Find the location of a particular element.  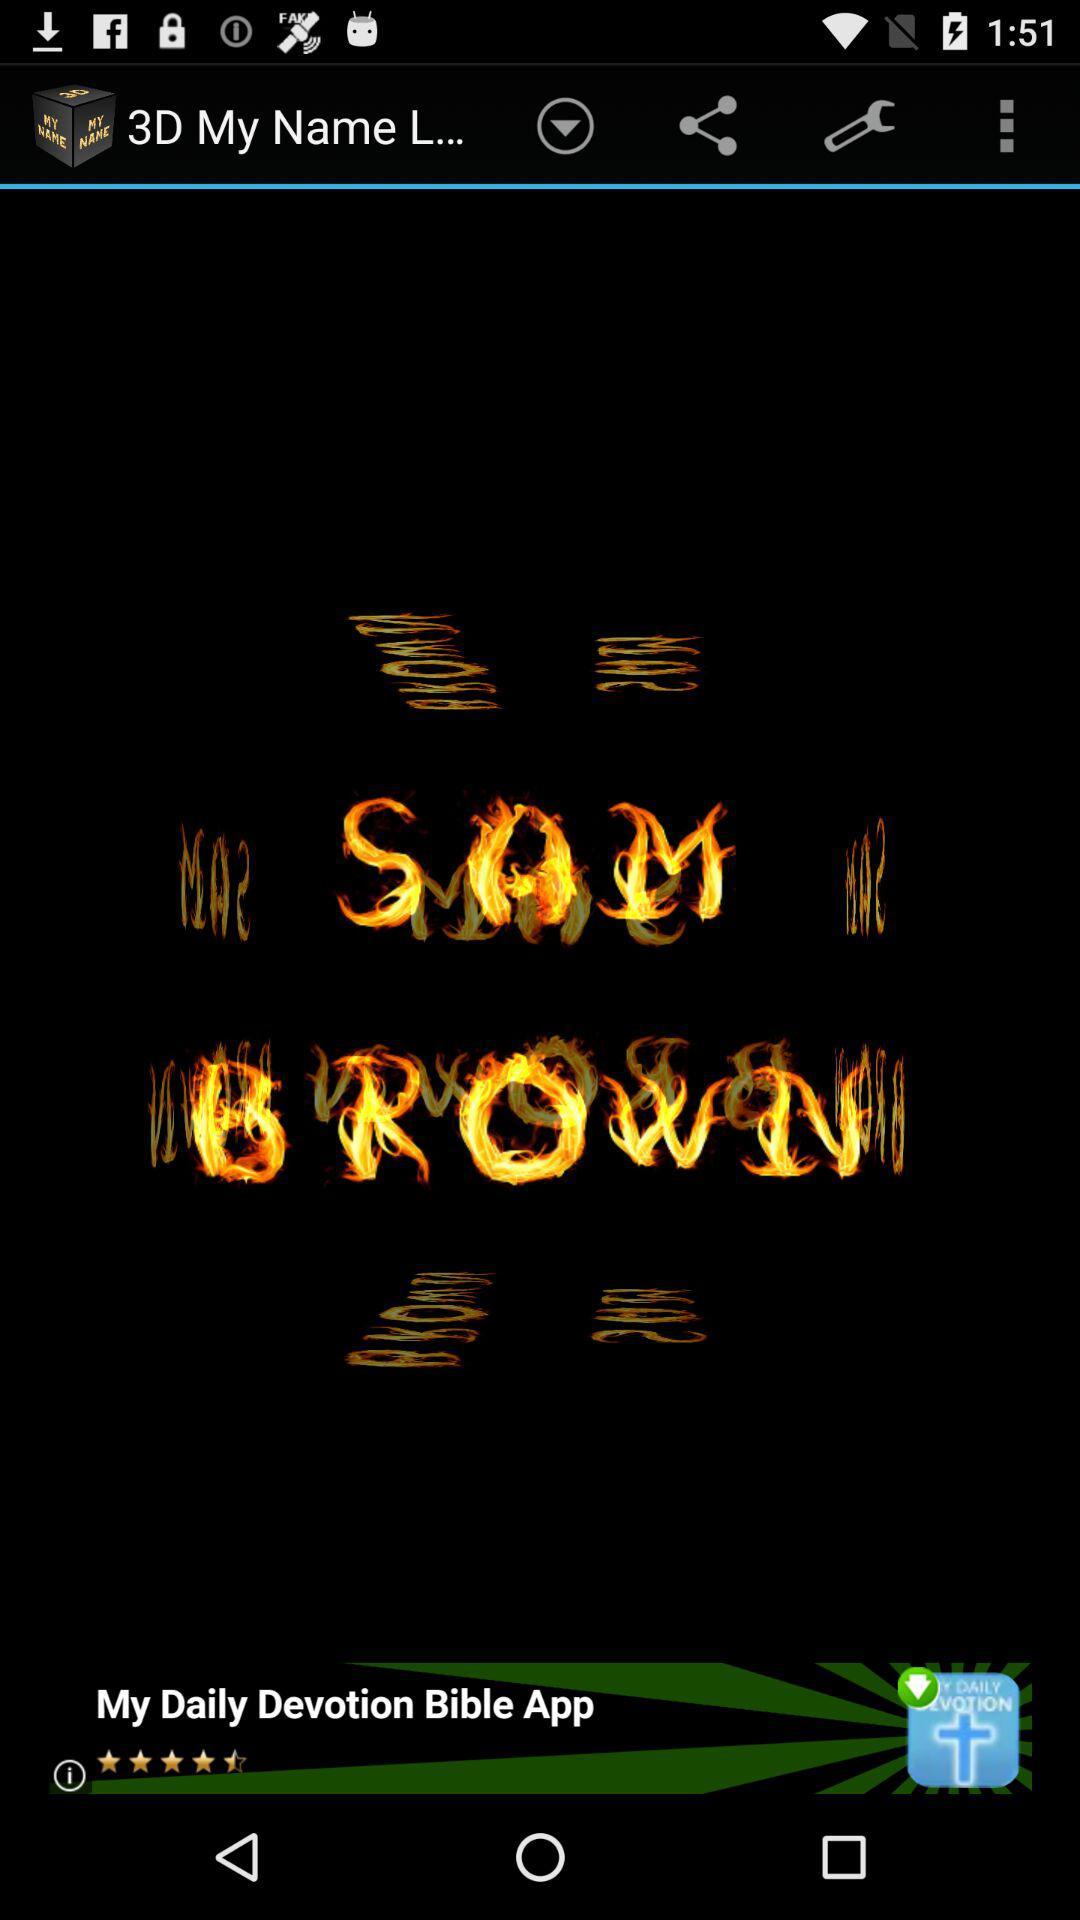

item to the right of 3d my name item is located at coordinates (565, 124).